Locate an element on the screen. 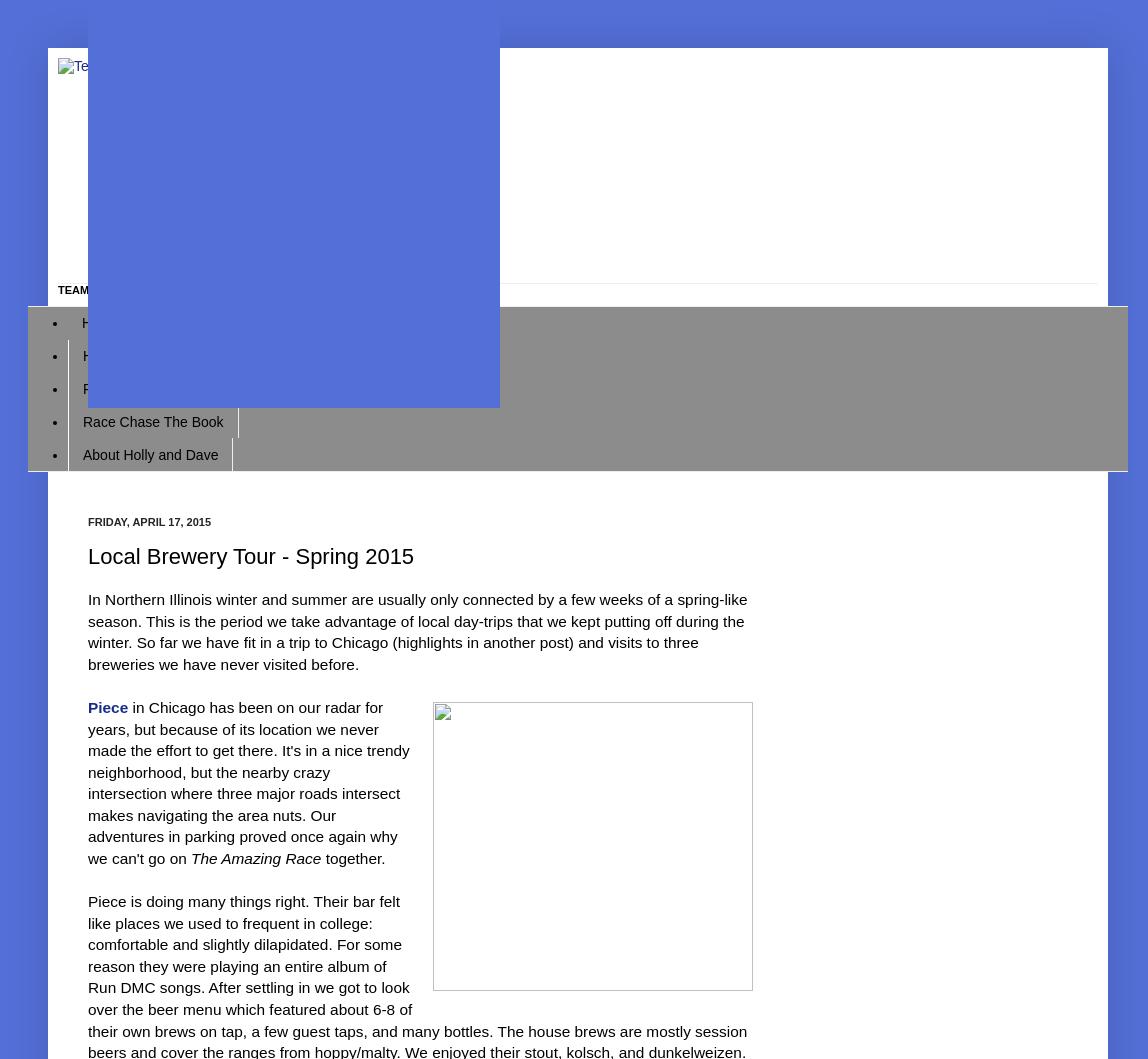 This screenshot has width=1148, height=1059. 'Holly's 50 States Marathon Map' is located at coordinates (181, 355).